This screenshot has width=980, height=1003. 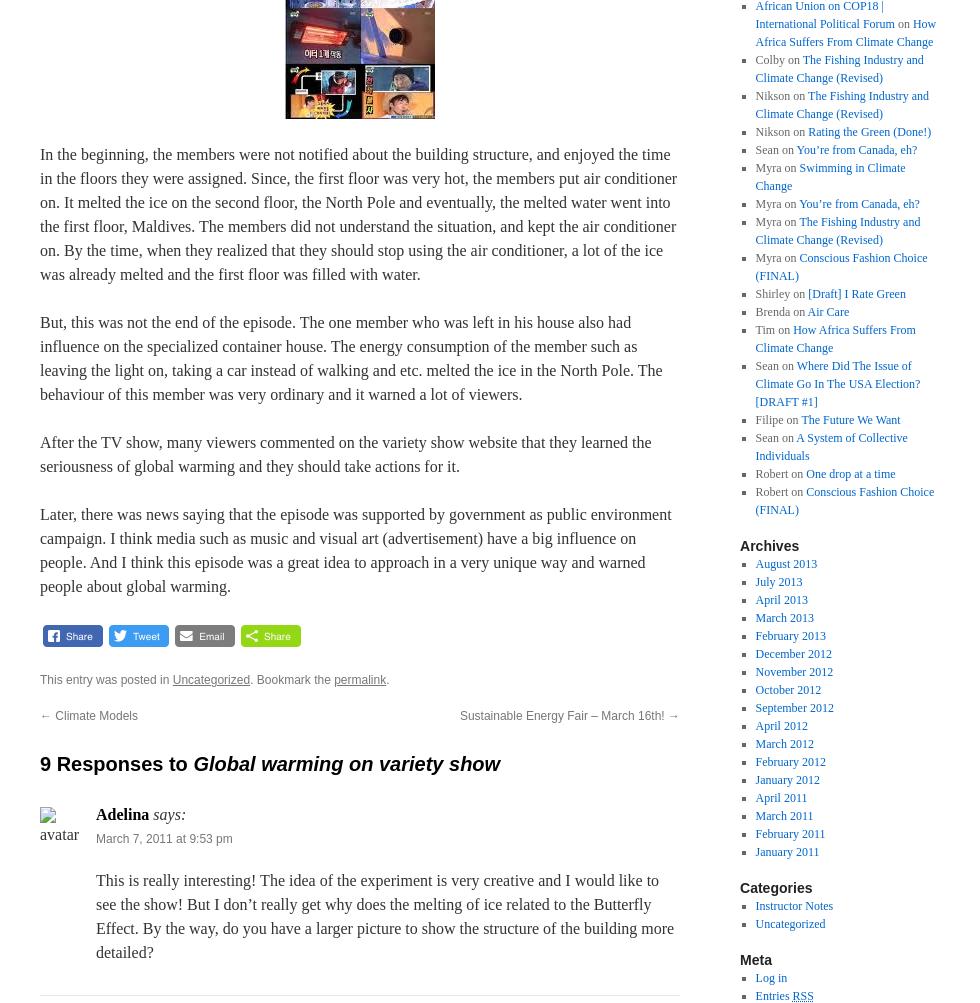 What do you see at coordinates (793, 905) in the screenshot?
I see `'Instructor Notes'` at bounding box center [793, 905].